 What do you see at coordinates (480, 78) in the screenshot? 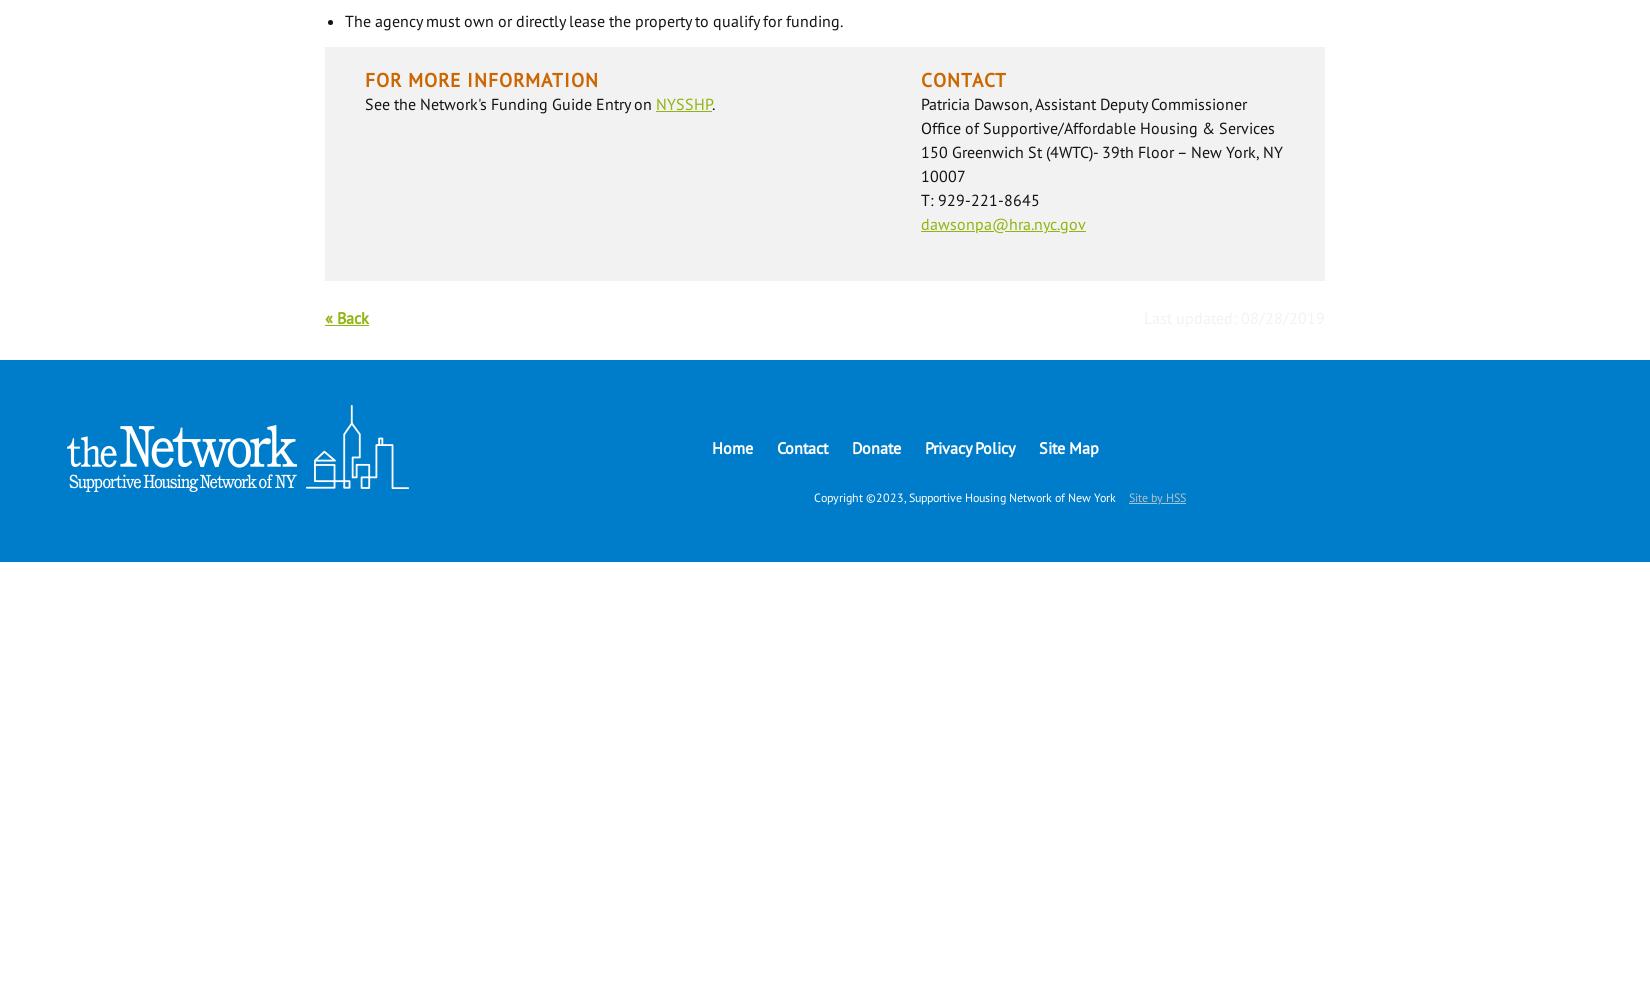
I see `'For More Information'` at bounding box center [480, 78].